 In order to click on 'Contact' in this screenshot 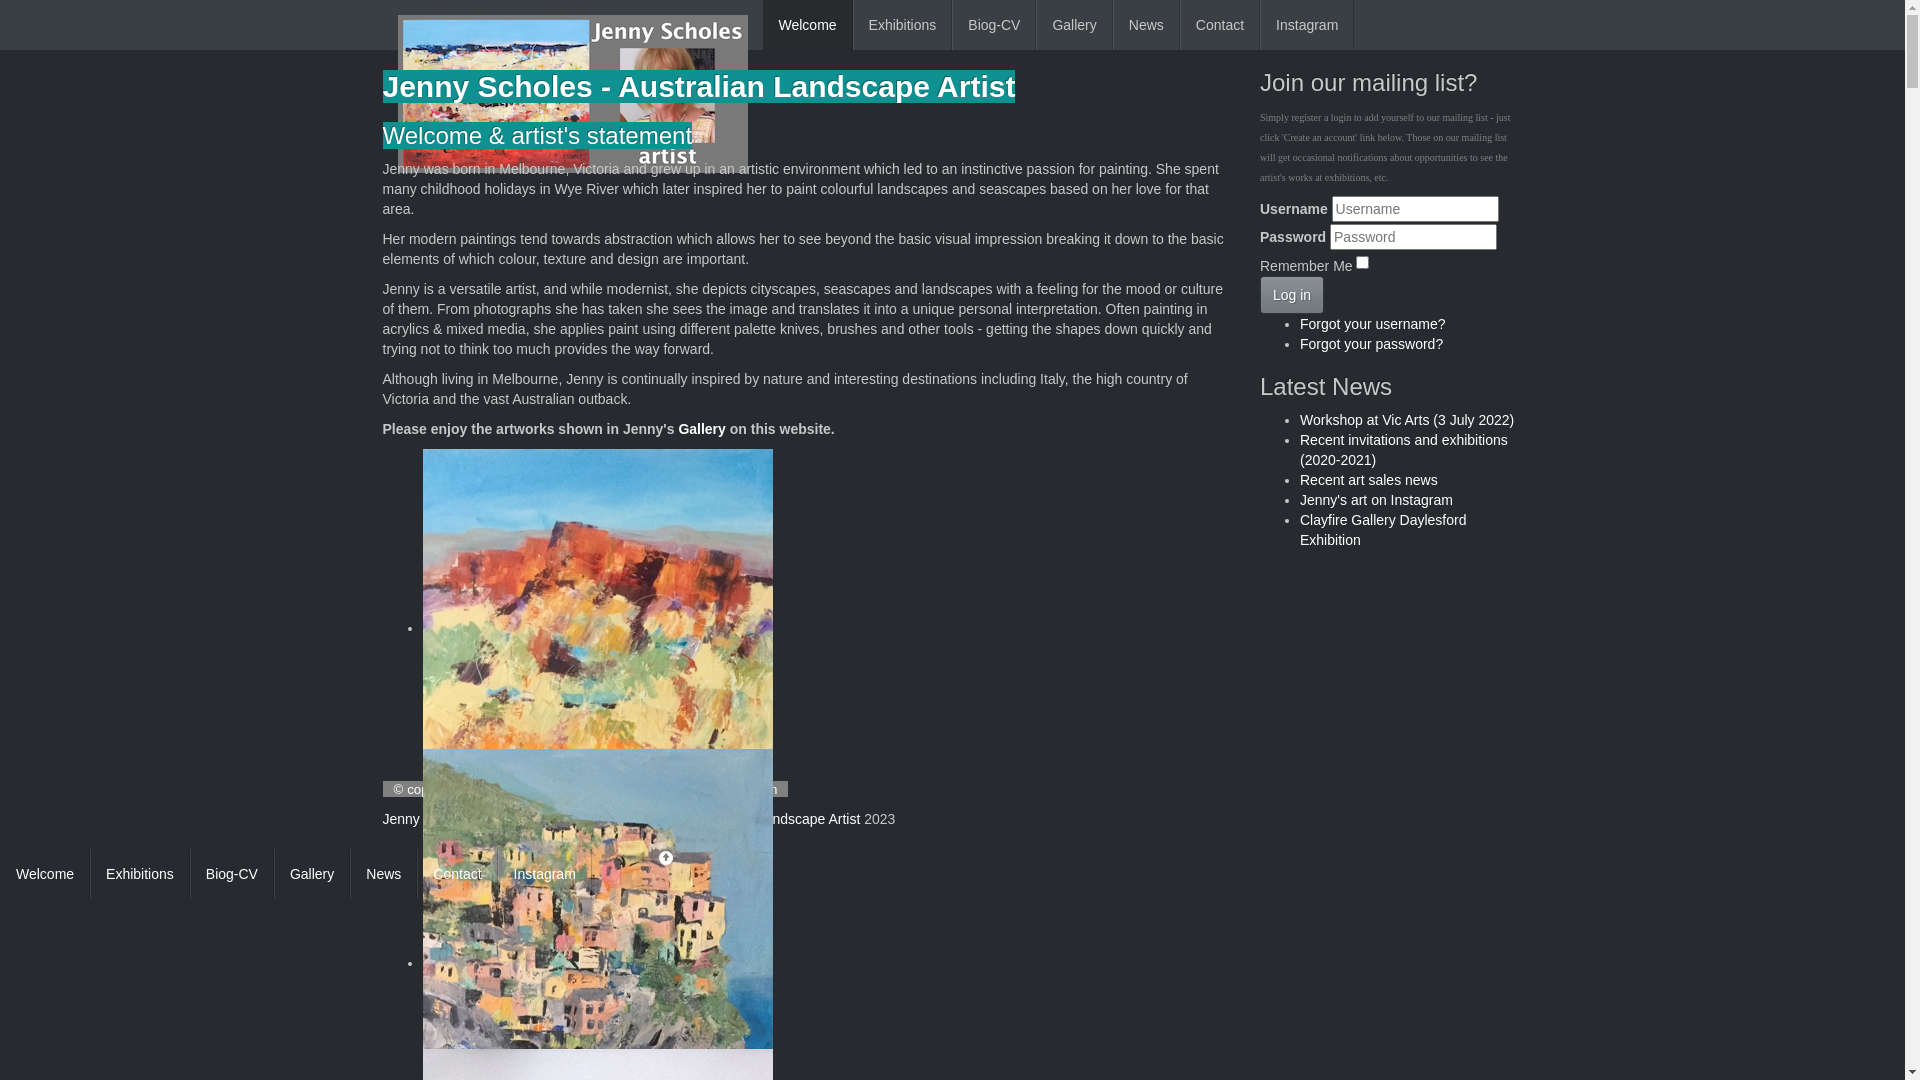, I will do `click(416, 873)`.